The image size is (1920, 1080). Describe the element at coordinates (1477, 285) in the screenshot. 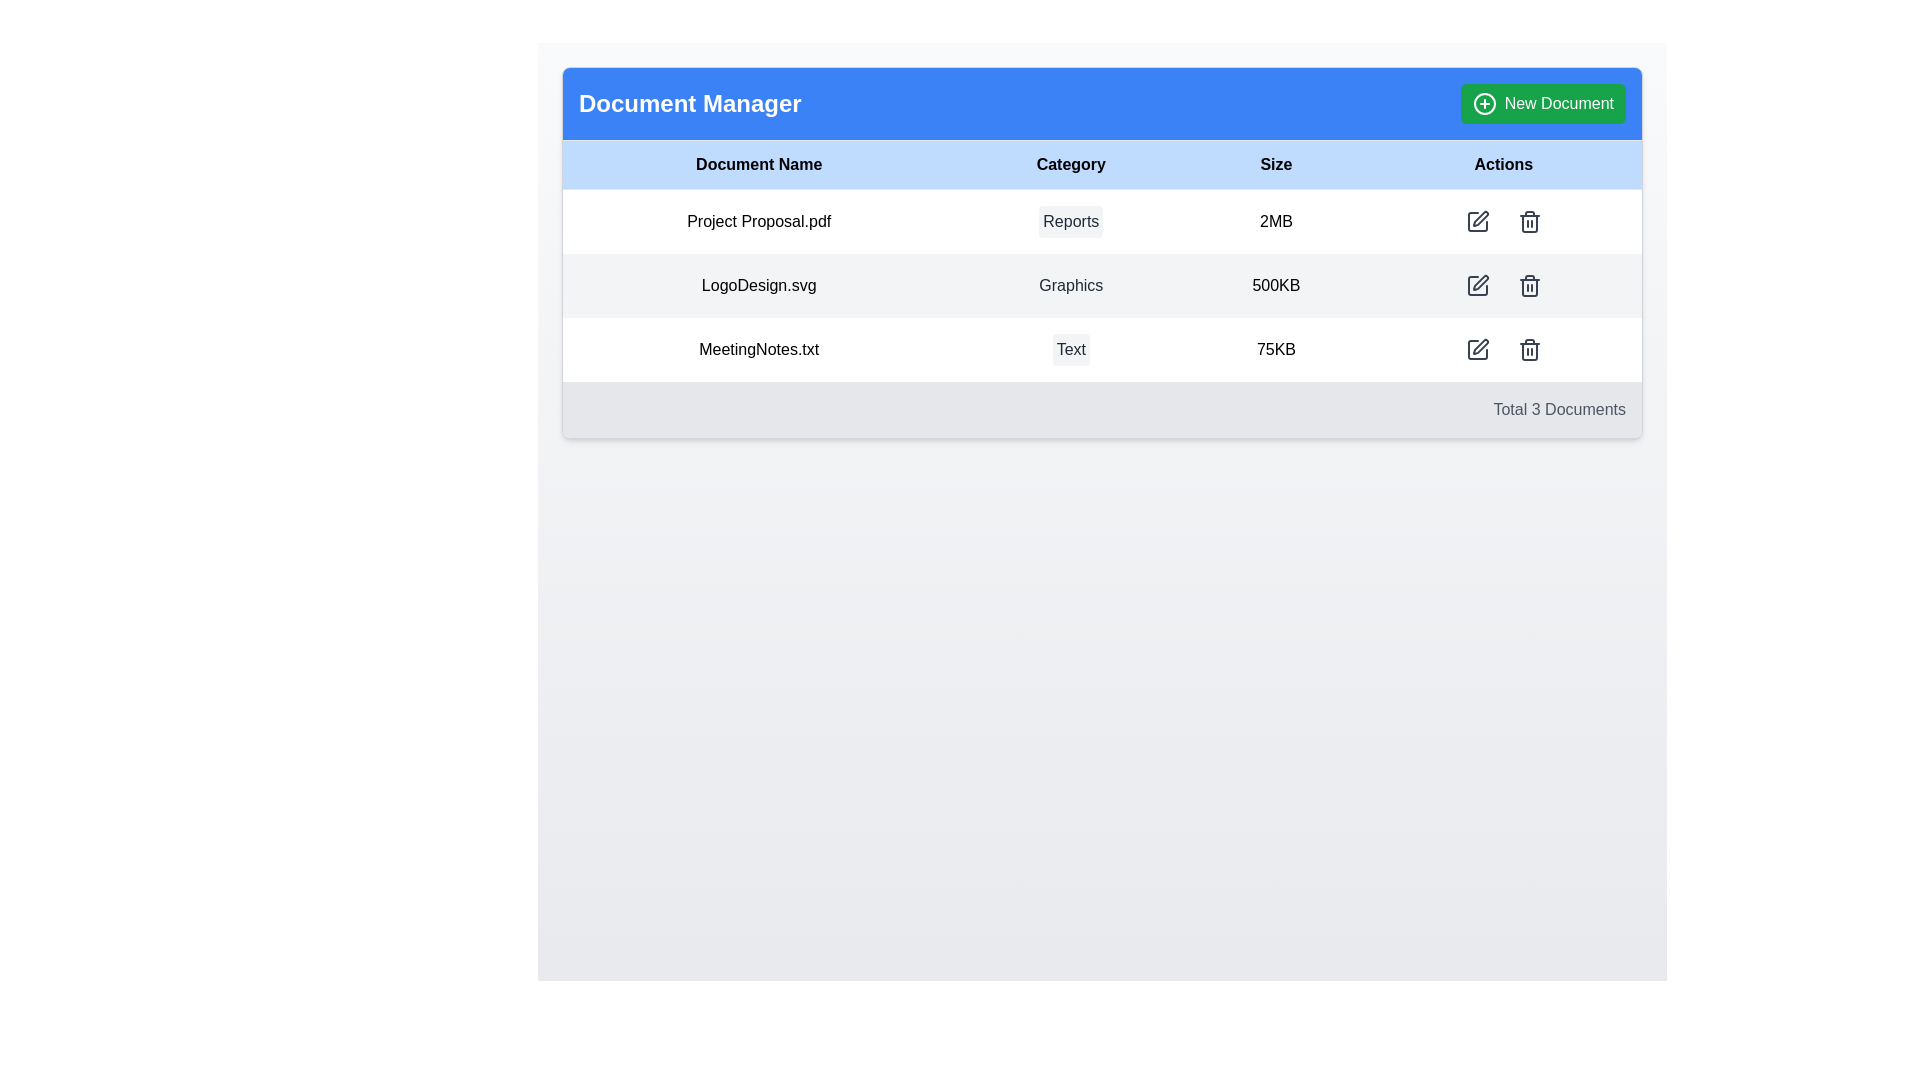

I see `the edit icon in the 'Actions' column of the second row associated with the 'LogoDesign.svg' document` at that location.